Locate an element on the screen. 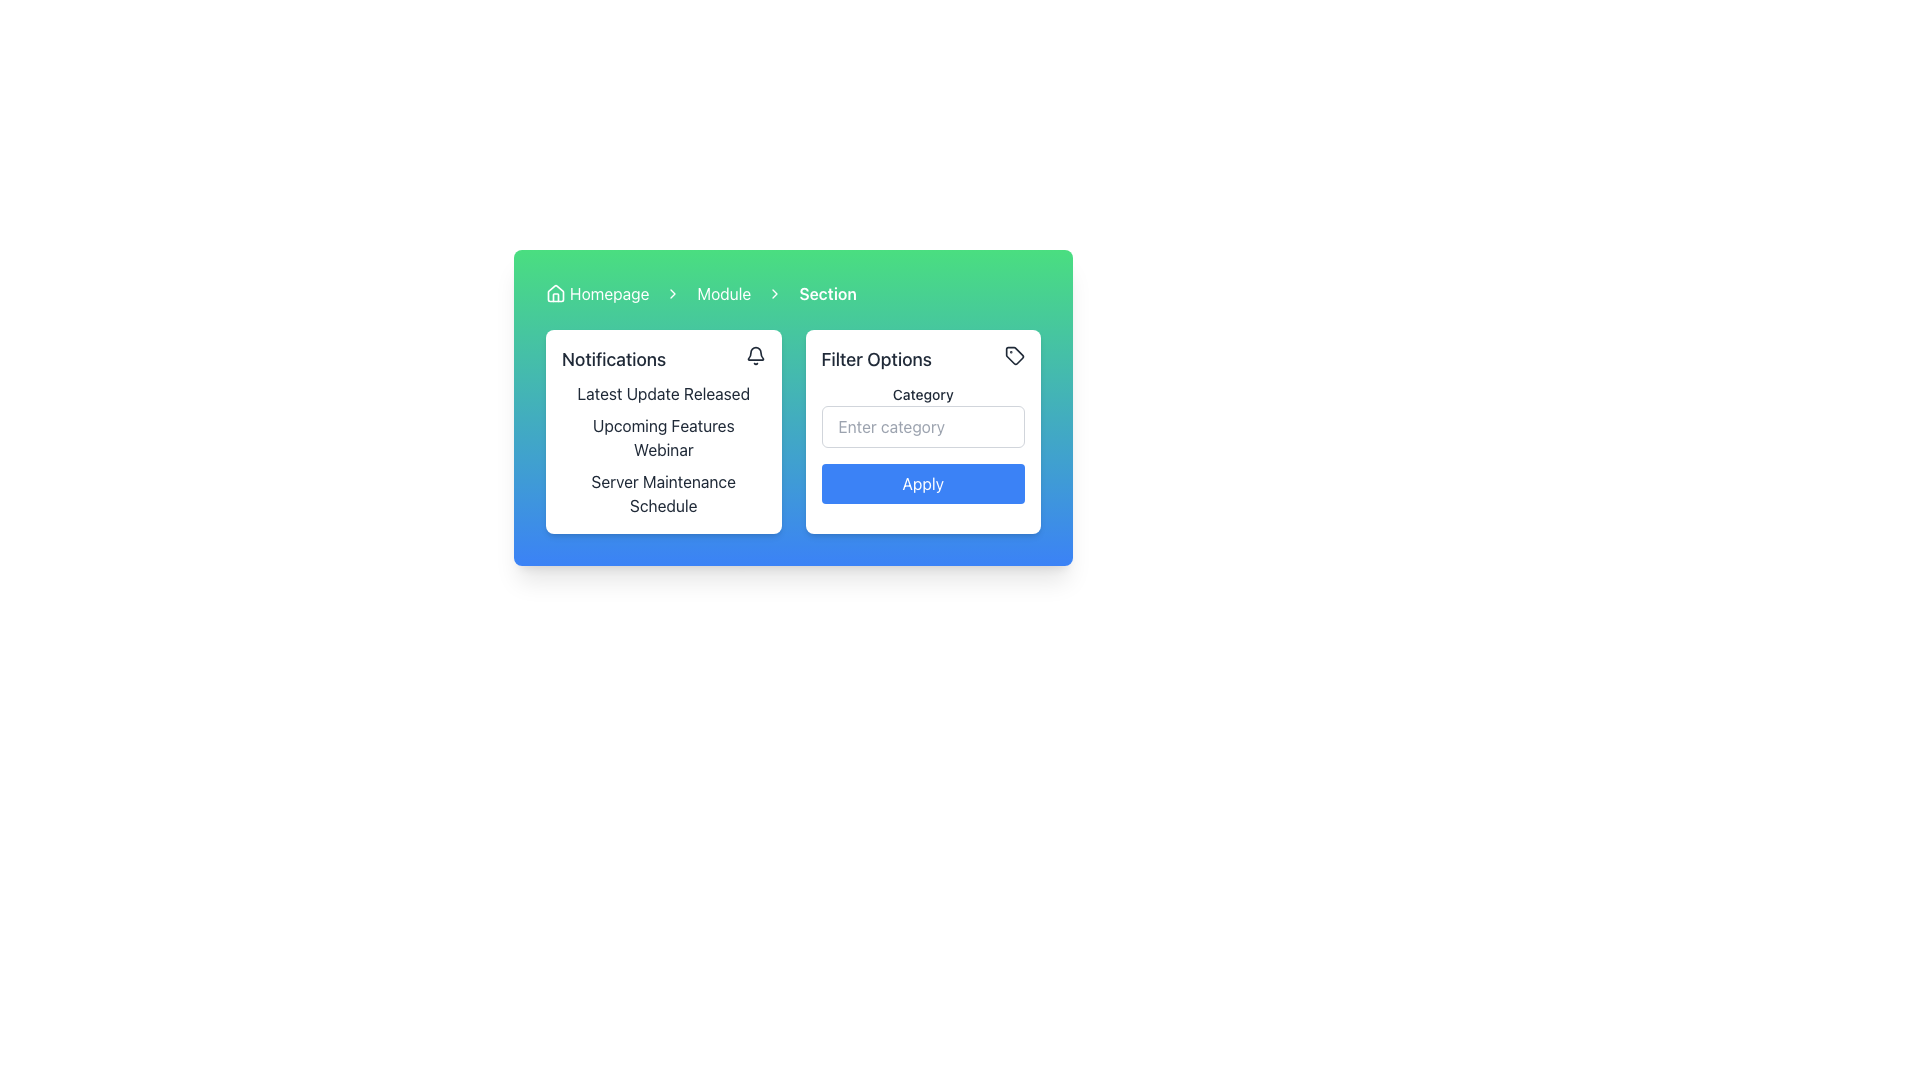  the hyperlink with a house icon and the text 'Homepage' in the breadcrumb navigation bar is located at coordinates (596, 293).